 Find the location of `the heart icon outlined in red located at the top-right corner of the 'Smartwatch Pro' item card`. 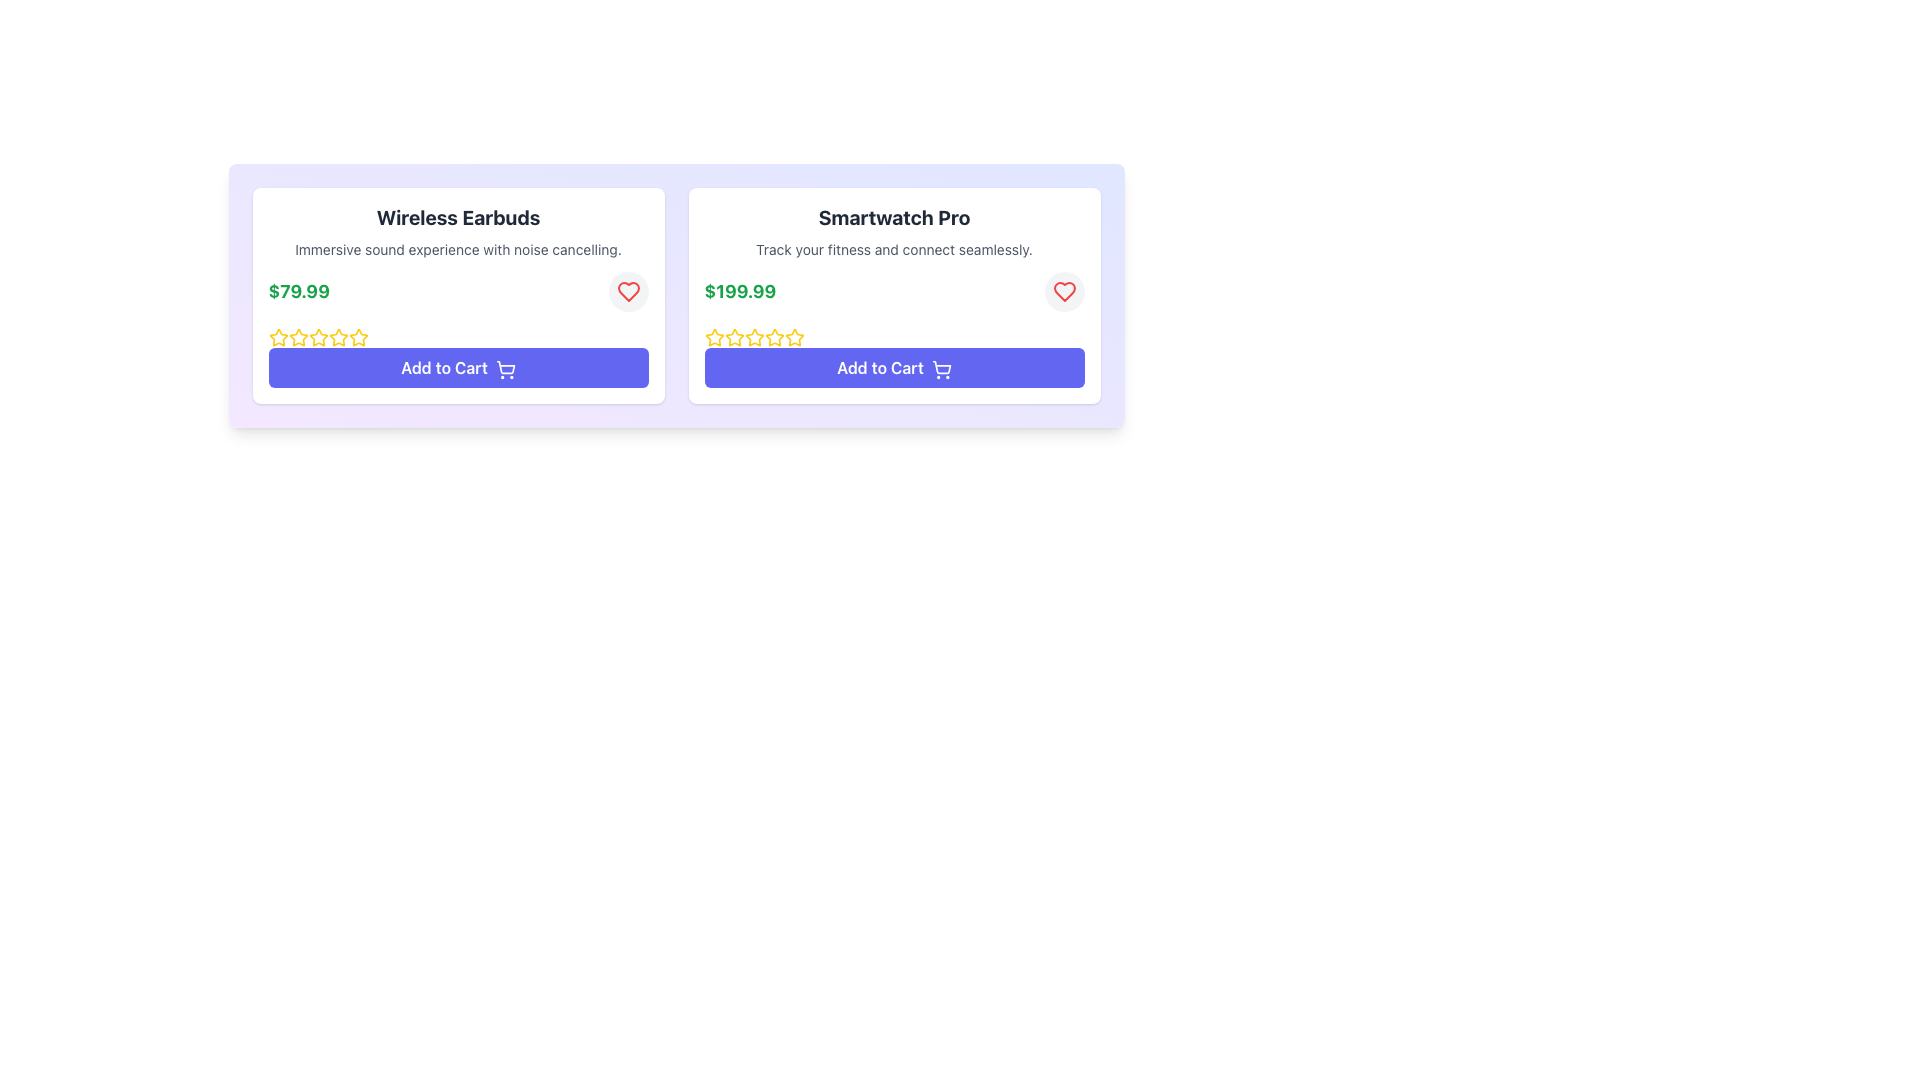

the heart icon outlined in red located at the top-right corner of the 'Smartwatch Pro' item card is located at coordinates (627, 292).